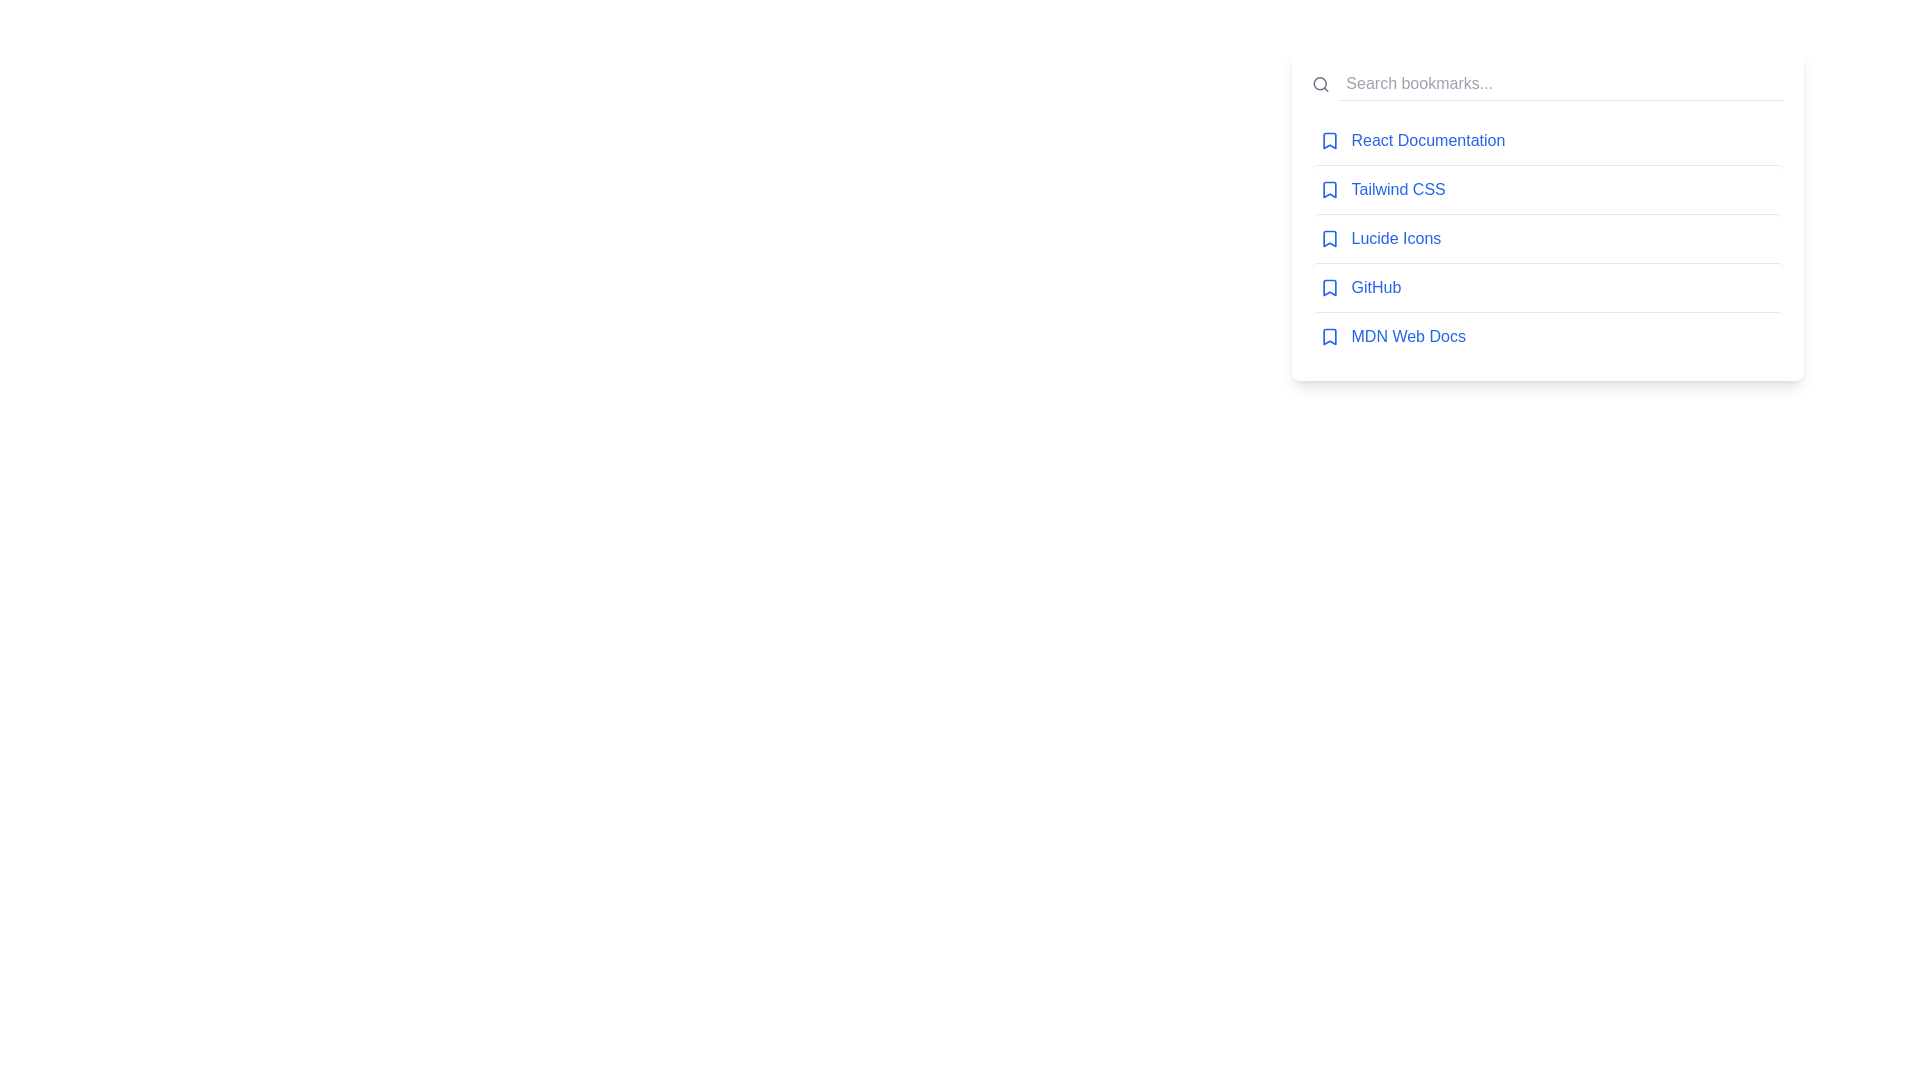 Image resolution: width=1920 pixels, height=1080 pixels. What do you see at coordinates (1546, 335) in the screenshot?
I see `the bookmark titled 'MDN Web Docs'` at bounding box center [1546, 335].